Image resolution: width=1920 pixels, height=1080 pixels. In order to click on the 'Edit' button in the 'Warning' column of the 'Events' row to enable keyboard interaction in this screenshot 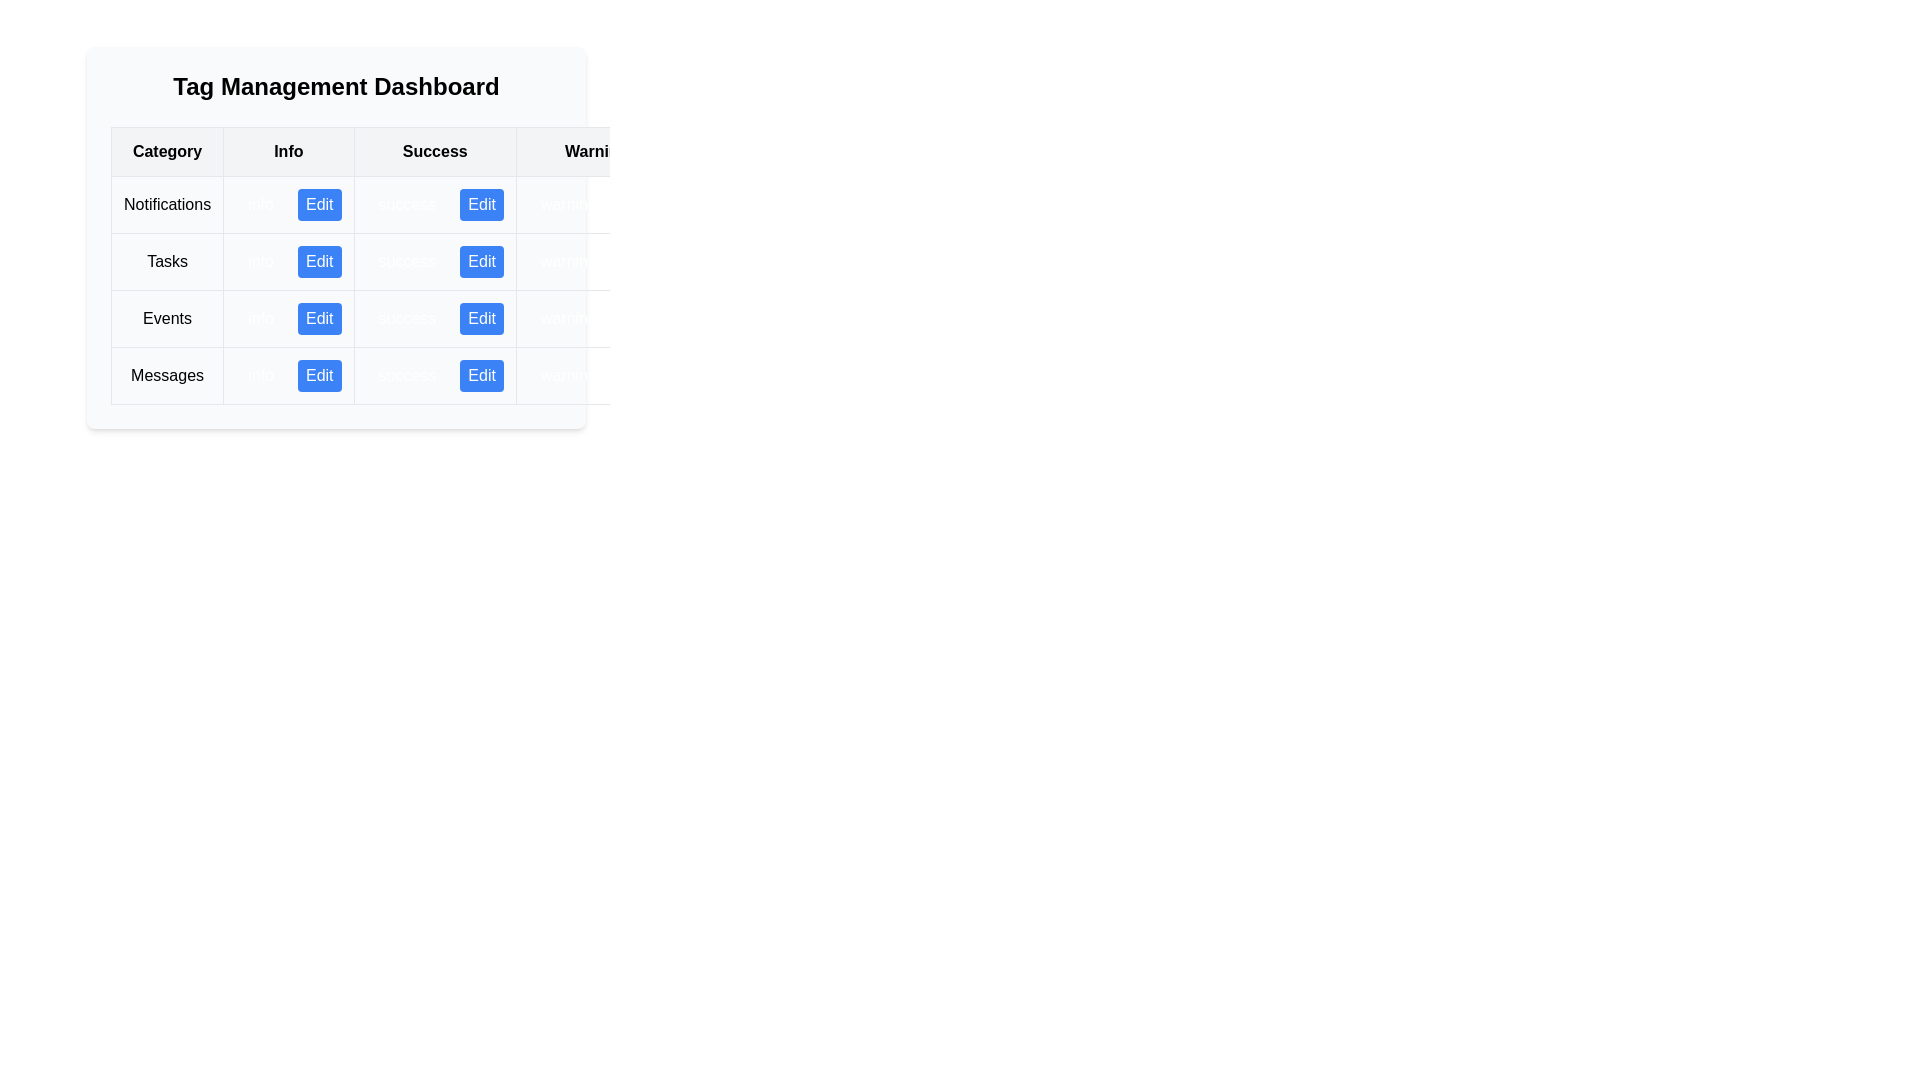, I will do `click(595, 318)`.